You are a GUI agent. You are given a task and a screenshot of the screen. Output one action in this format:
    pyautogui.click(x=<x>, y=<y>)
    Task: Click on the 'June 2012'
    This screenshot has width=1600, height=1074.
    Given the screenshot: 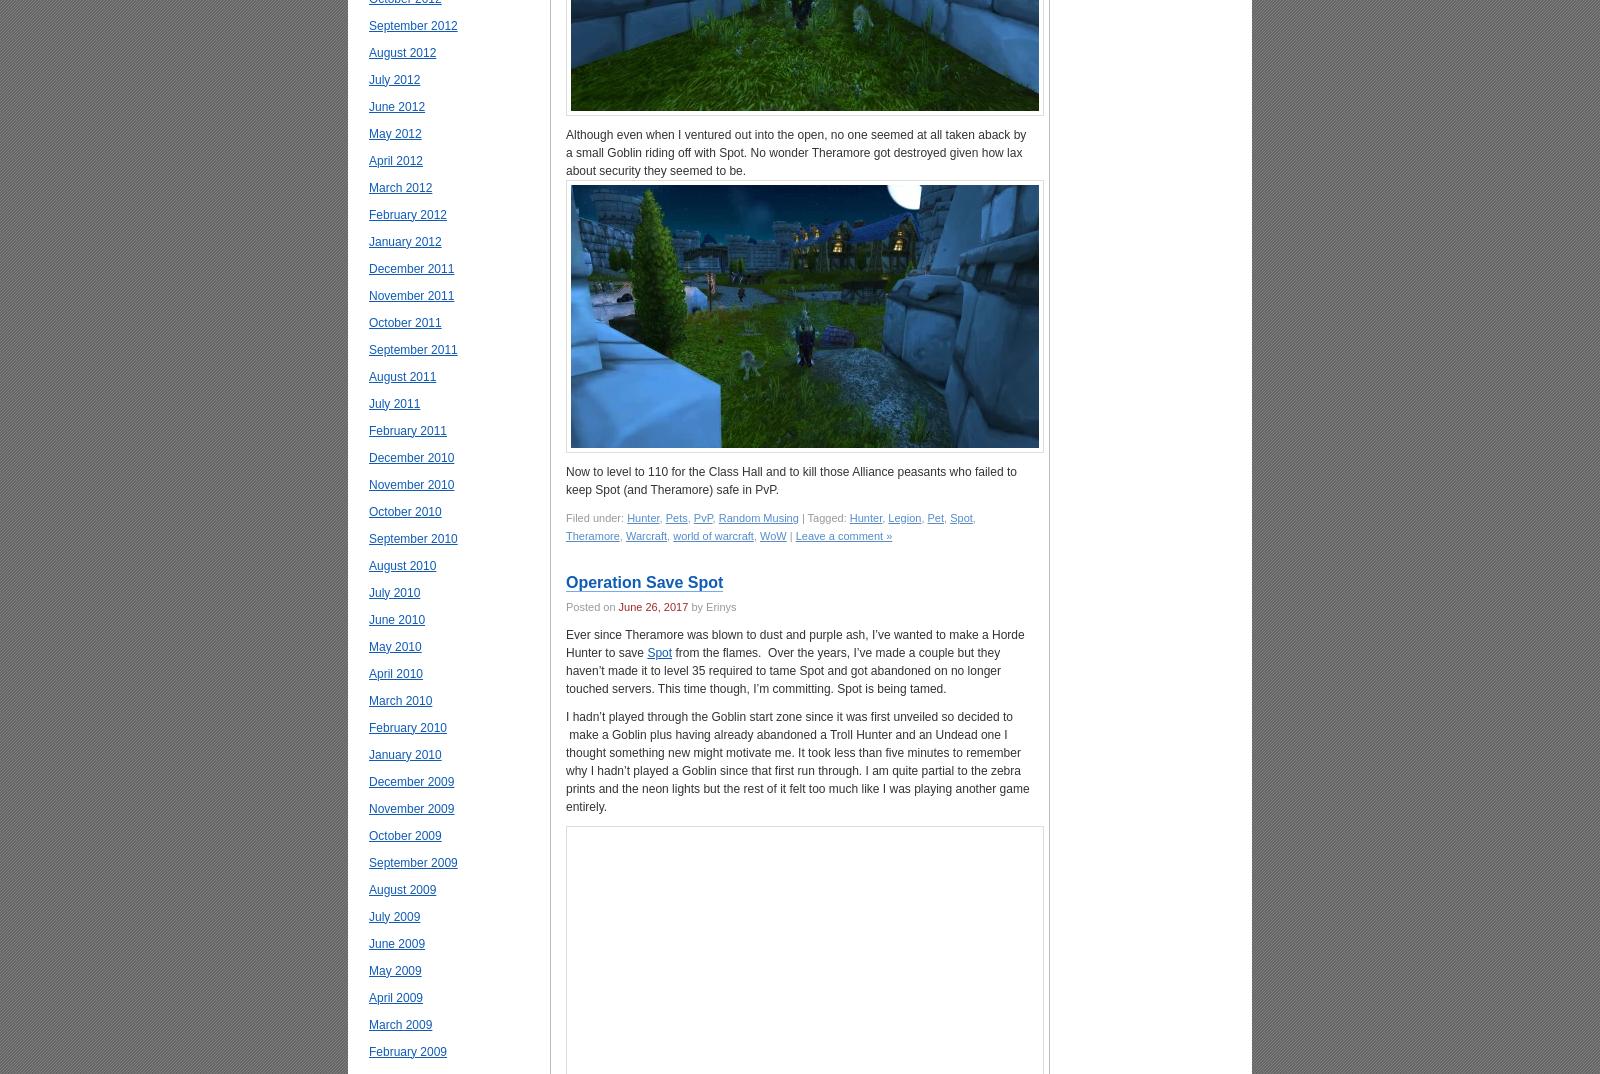 What is the action you would take?
    pyautogui.click(x=368, y=106)
    